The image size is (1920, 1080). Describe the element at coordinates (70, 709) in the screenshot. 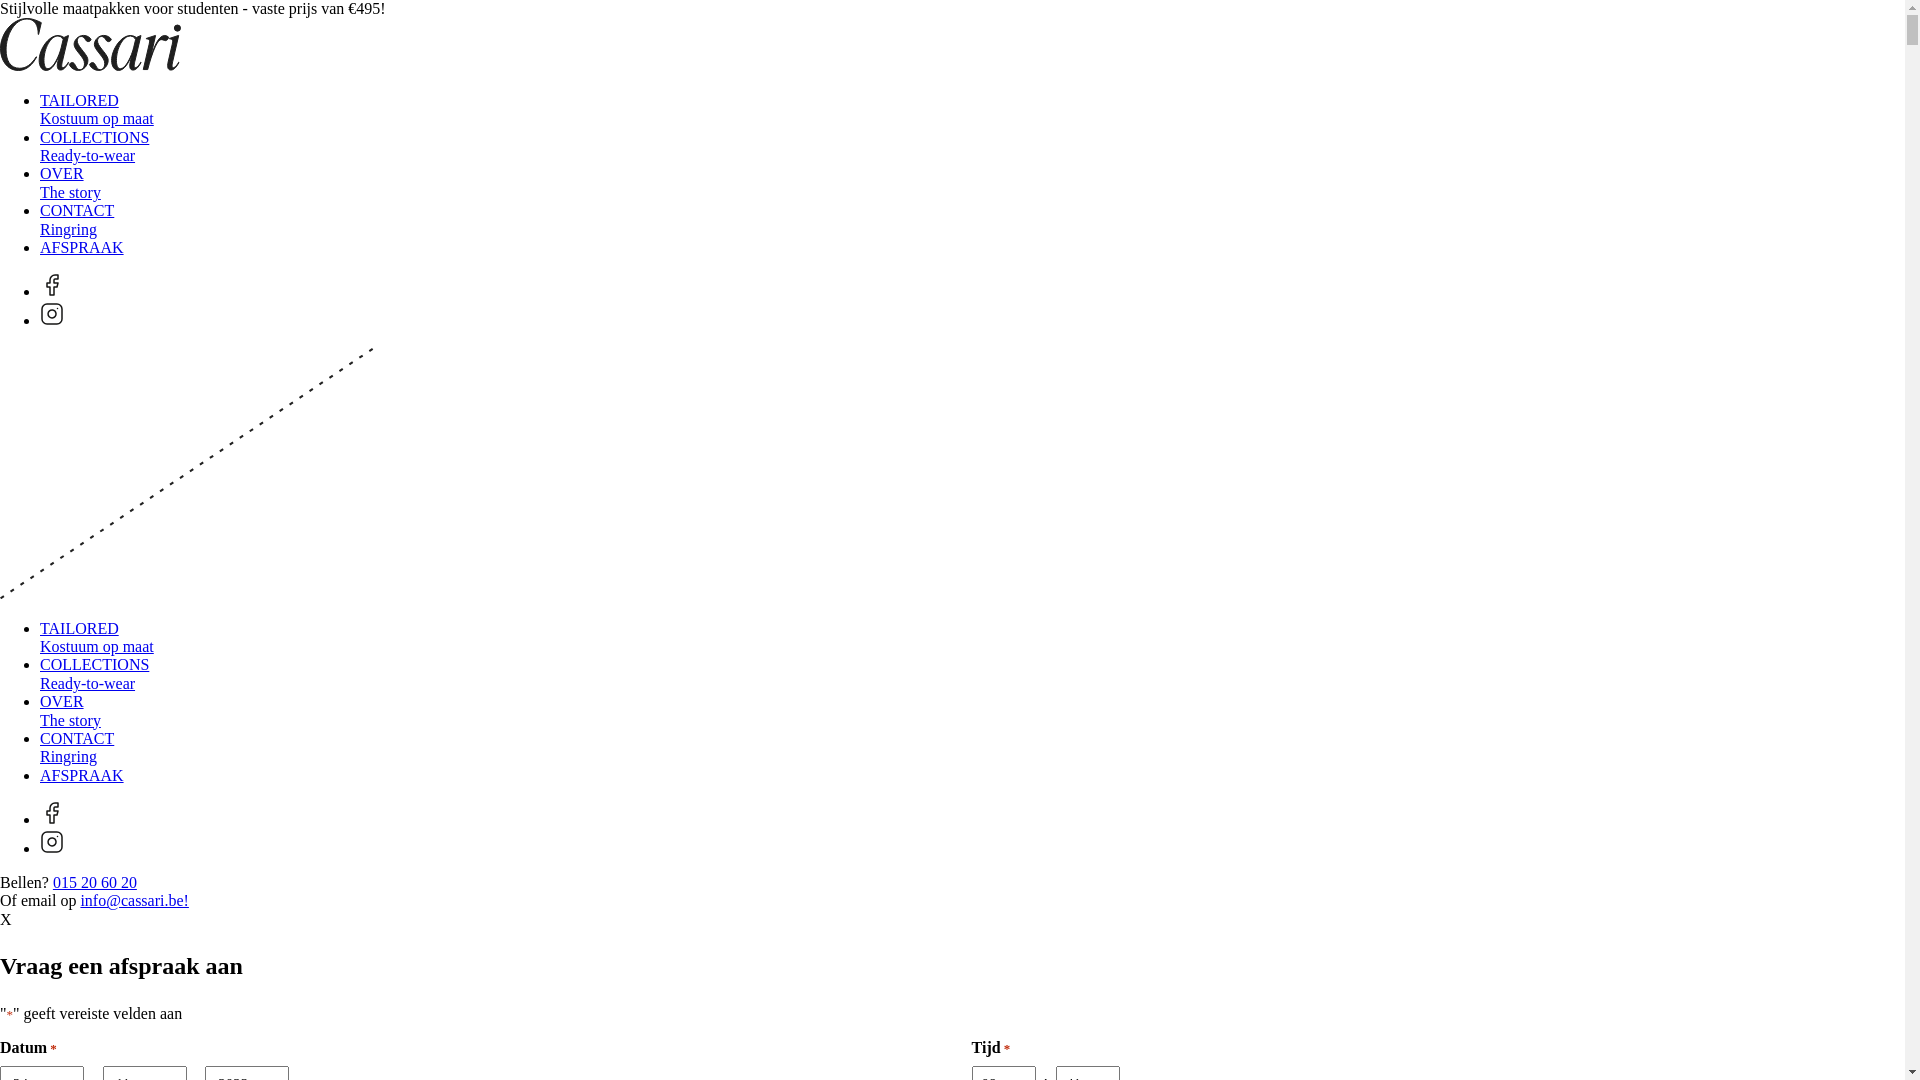

I see `'OVER` at that location.